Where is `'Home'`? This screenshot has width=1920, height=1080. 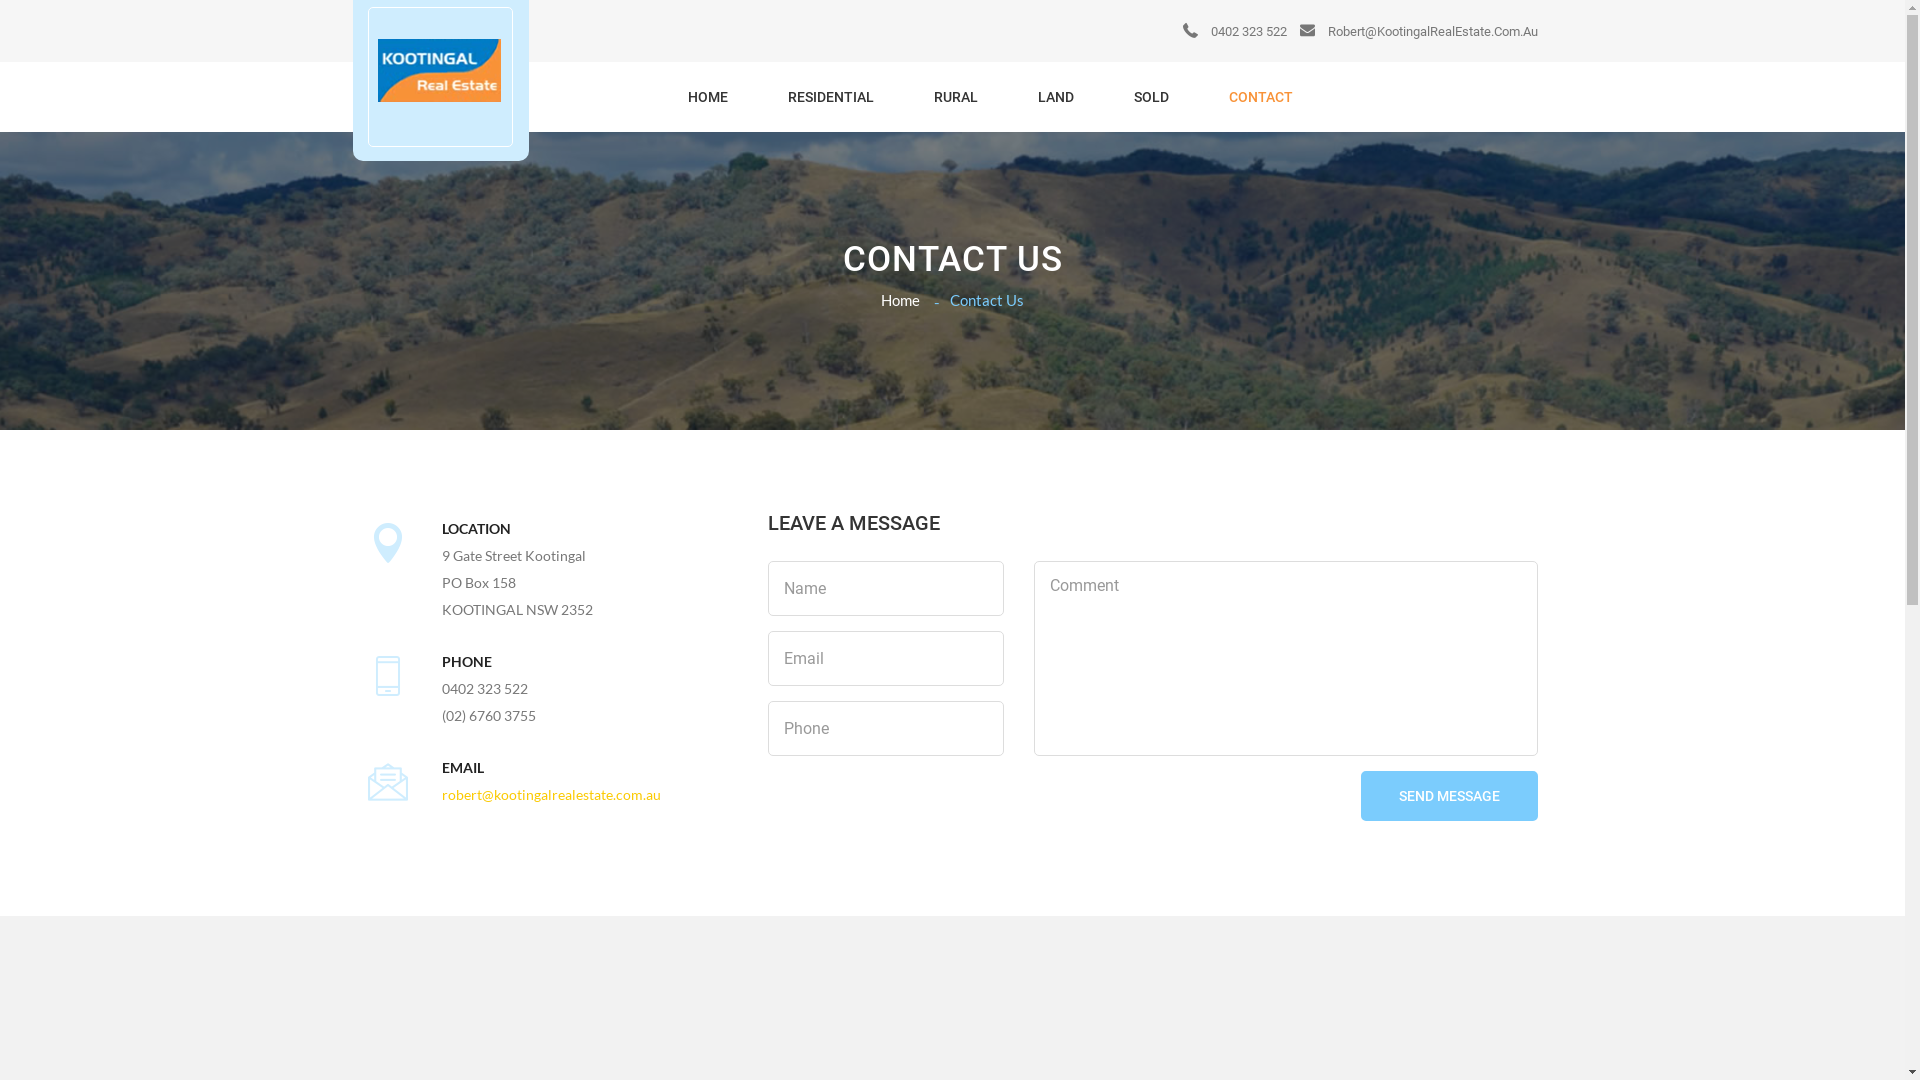
'Home' is located at coordinates (899, 300).